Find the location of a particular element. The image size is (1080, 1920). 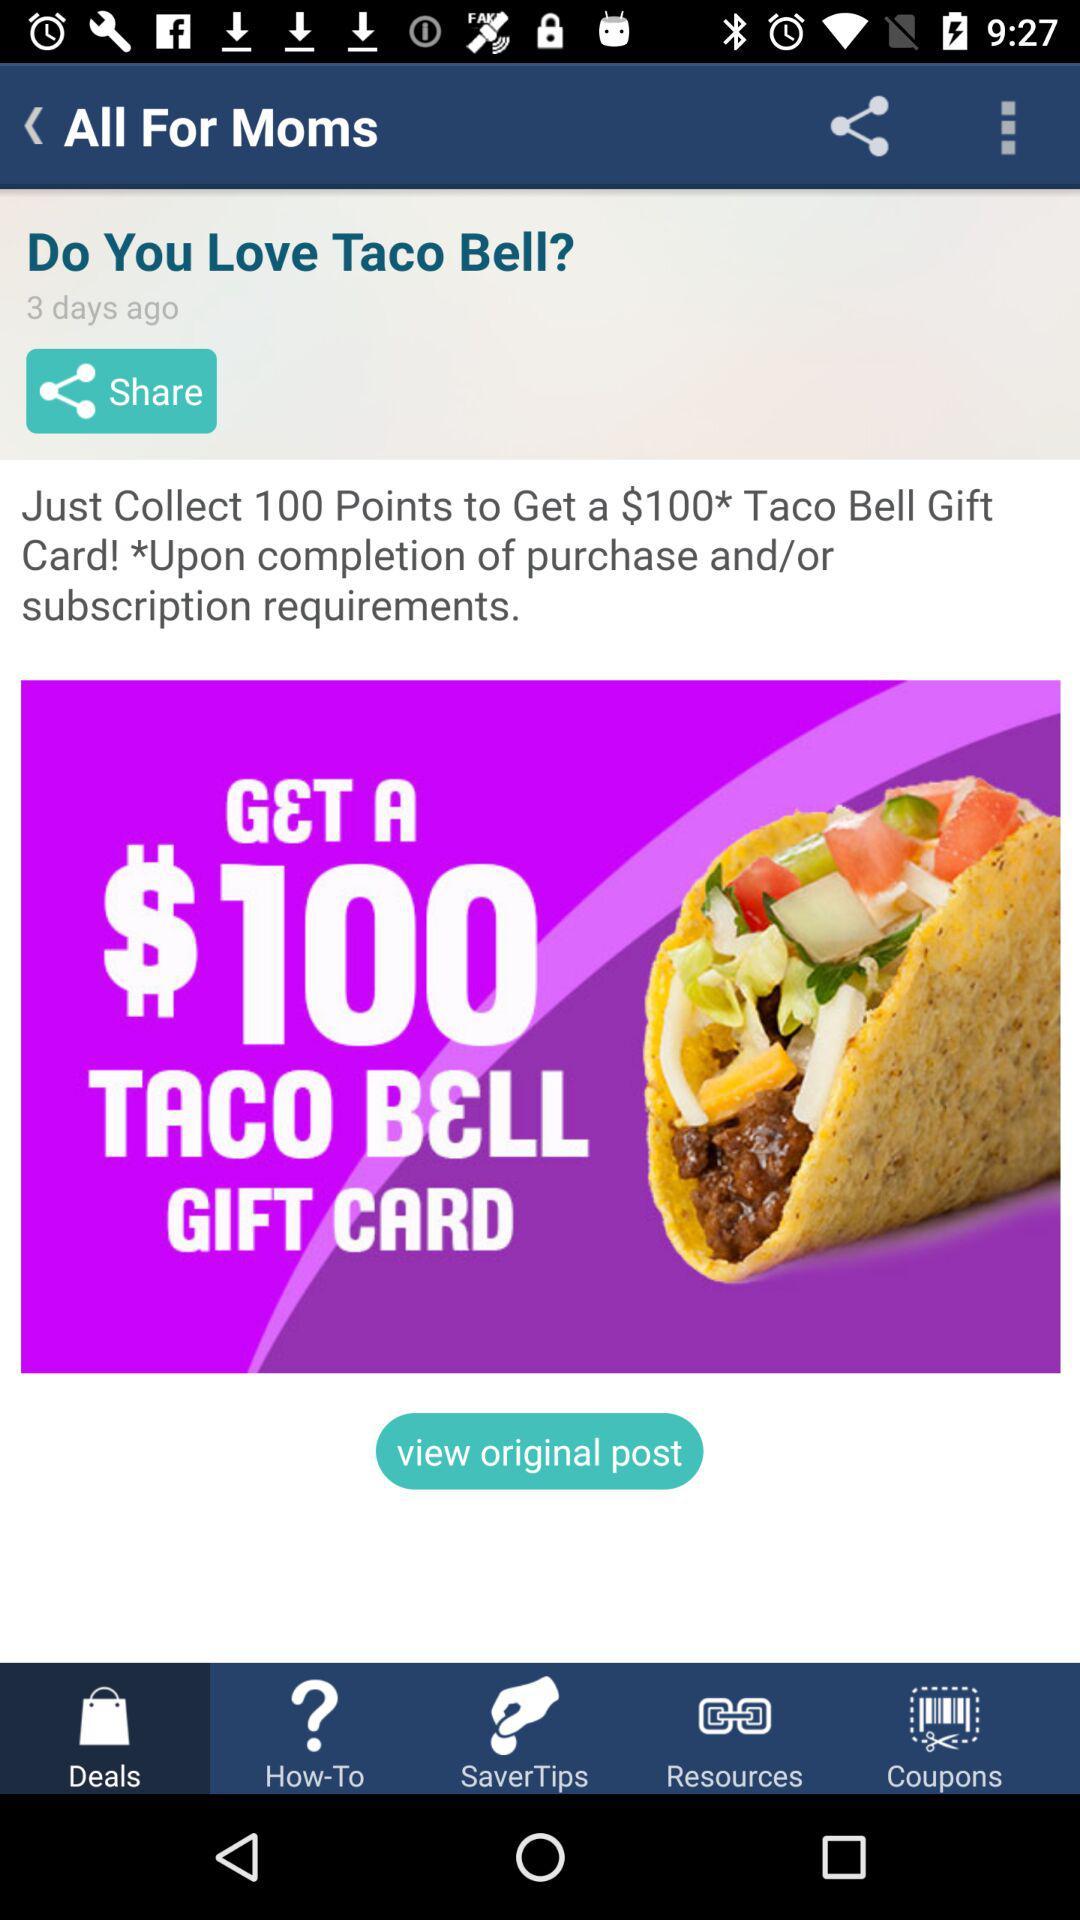

the share icon is located at coordinates (858, 124).